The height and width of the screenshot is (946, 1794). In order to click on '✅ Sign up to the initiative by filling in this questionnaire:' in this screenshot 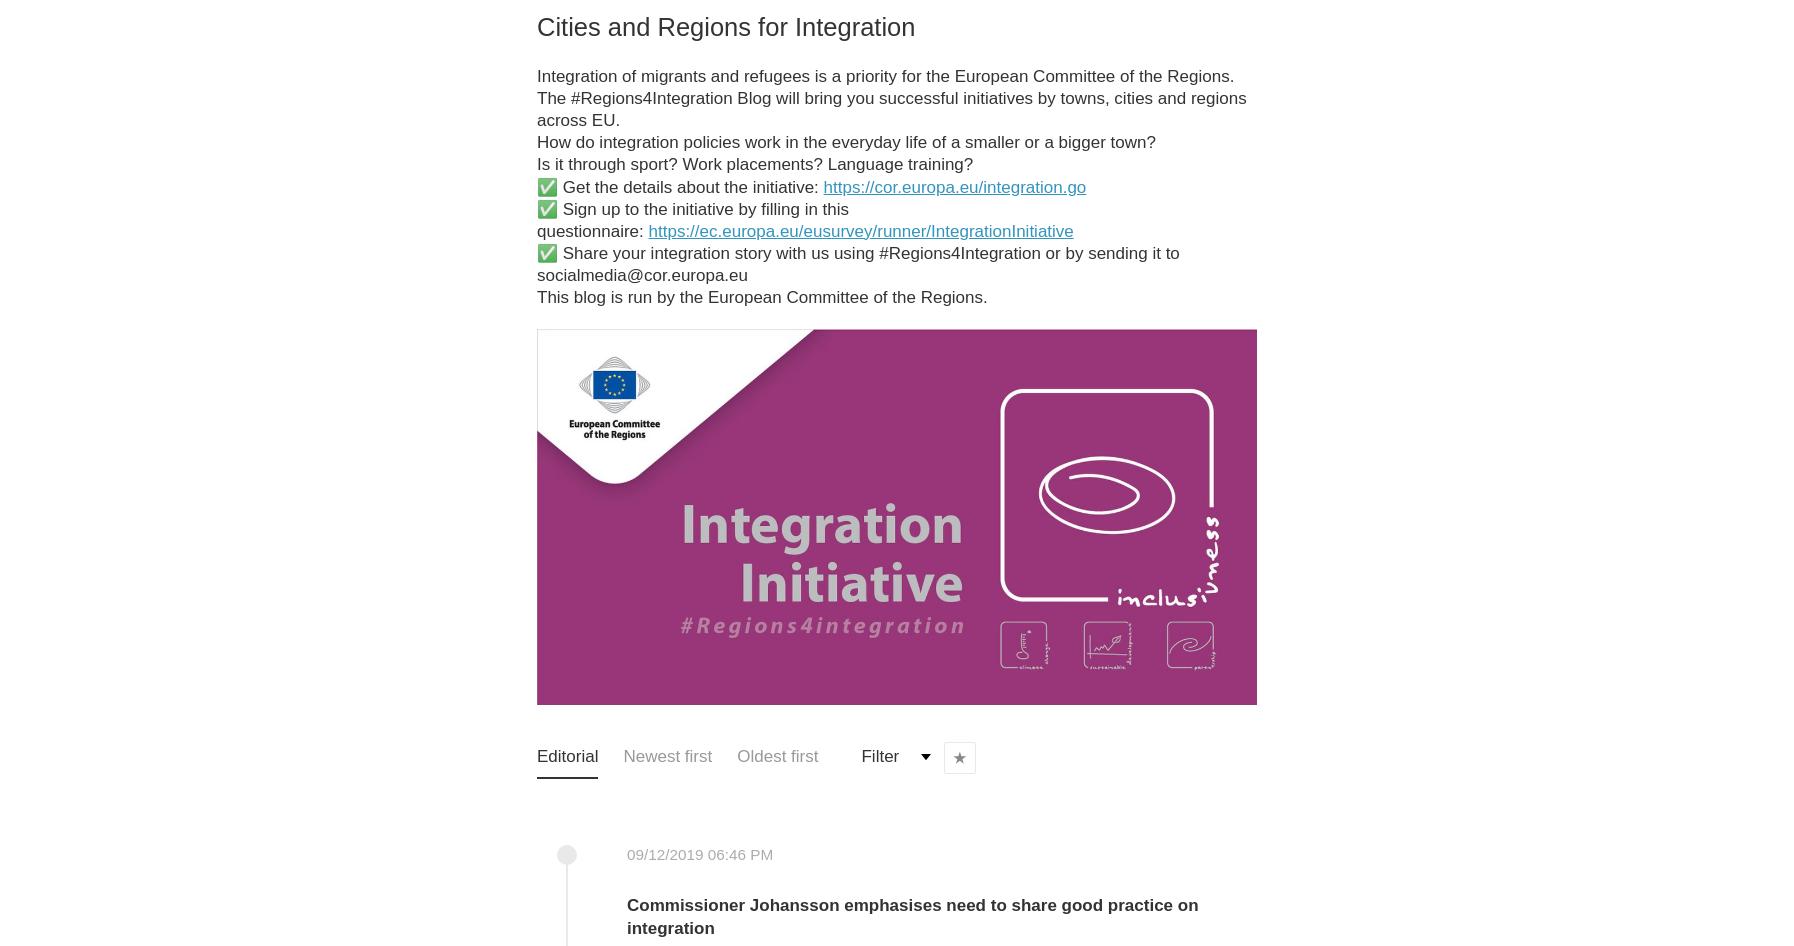, I will do `click(693, 219)`.